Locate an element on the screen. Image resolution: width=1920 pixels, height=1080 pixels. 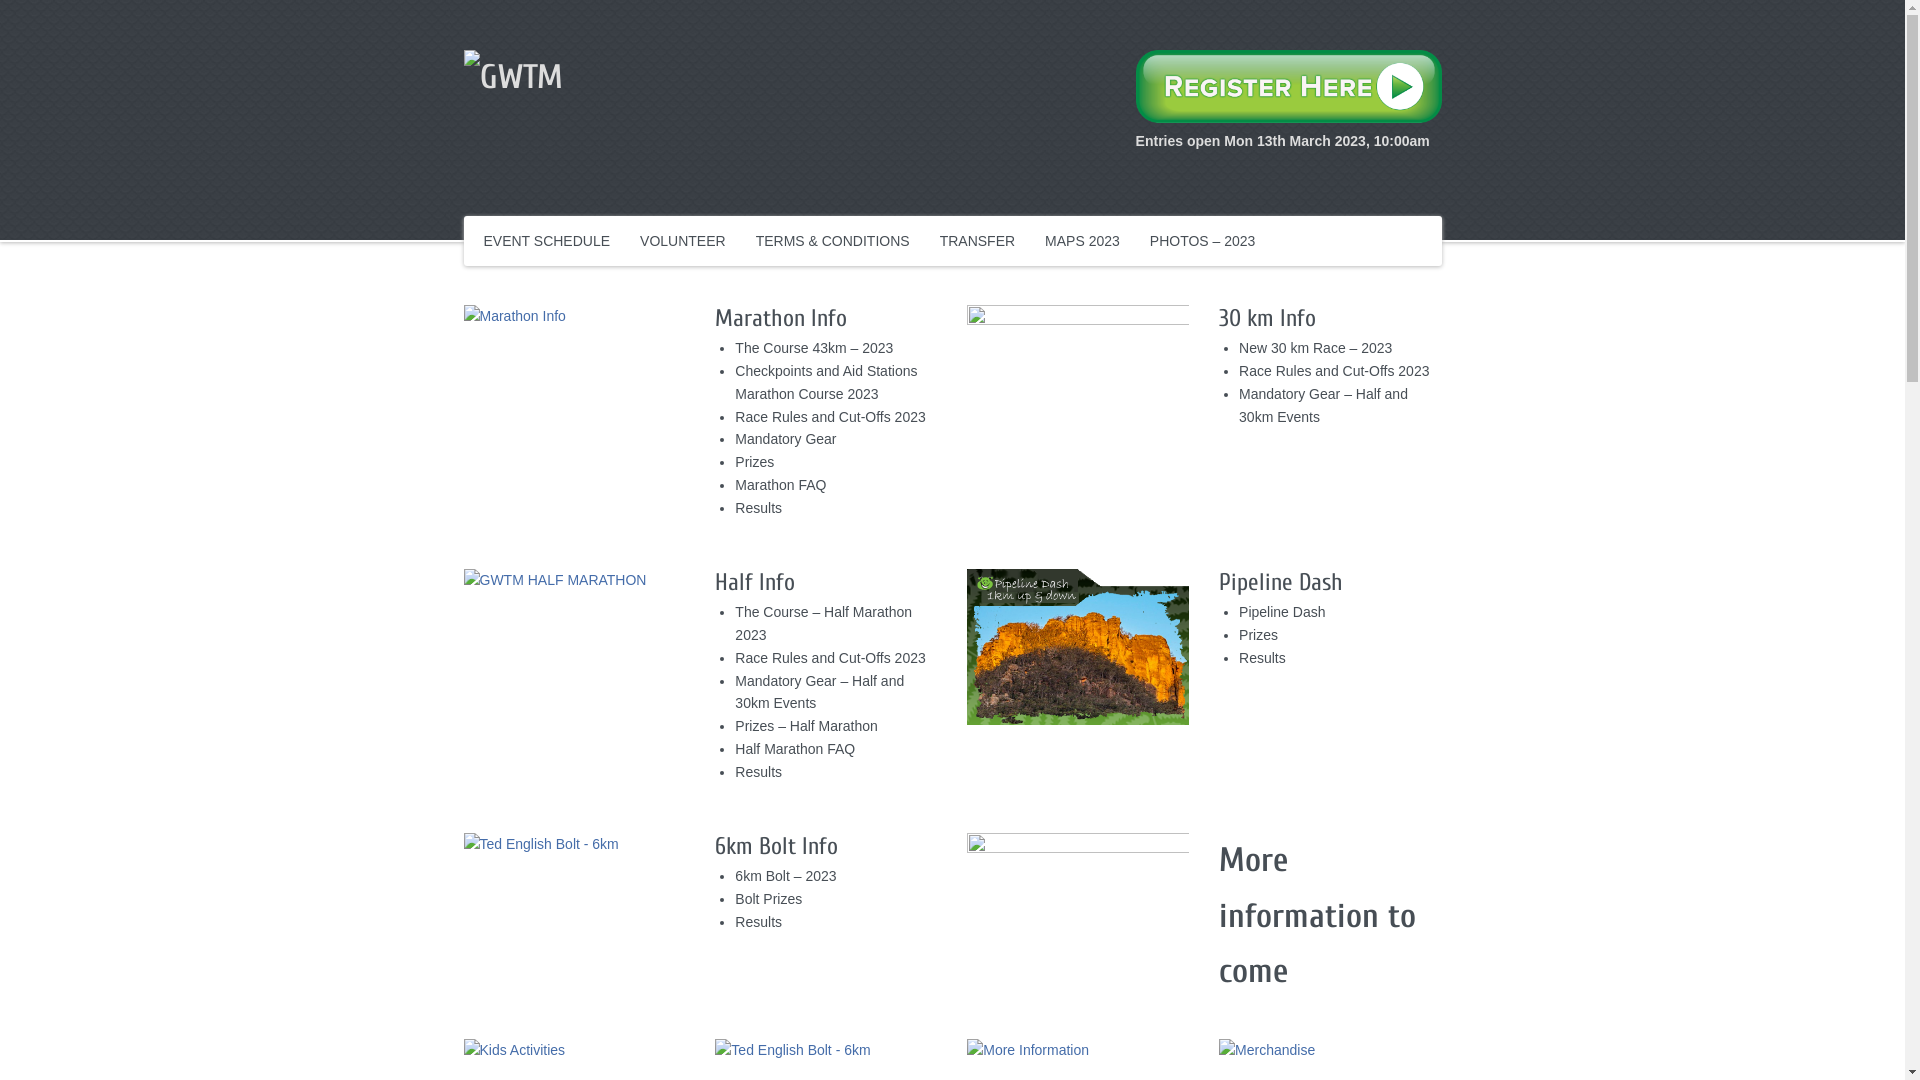
'TRANSFER' is located at coordinates (977, 239).